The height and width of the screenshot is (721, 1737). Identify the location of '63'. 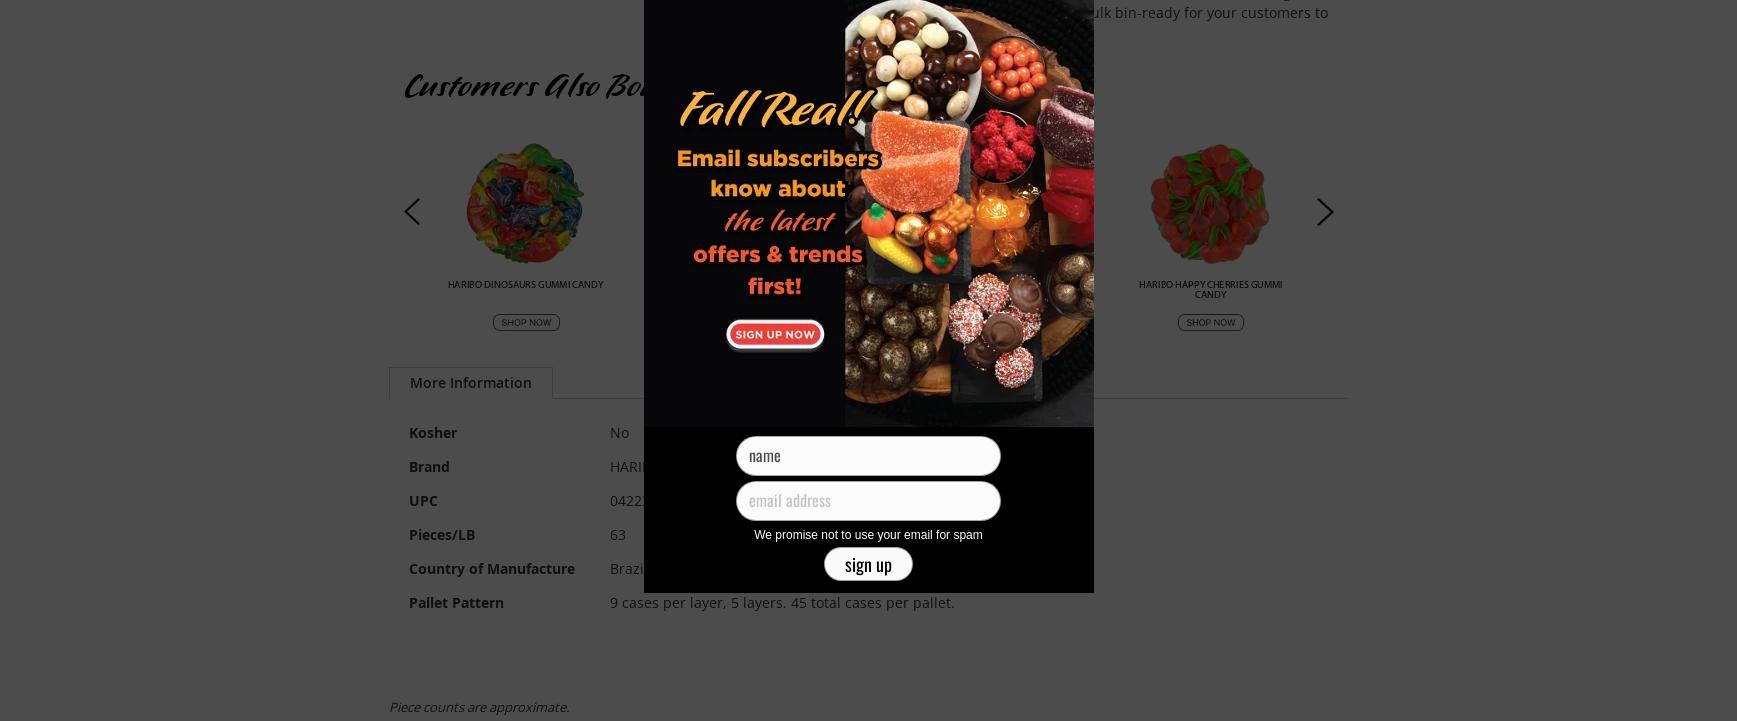
(615, 534).